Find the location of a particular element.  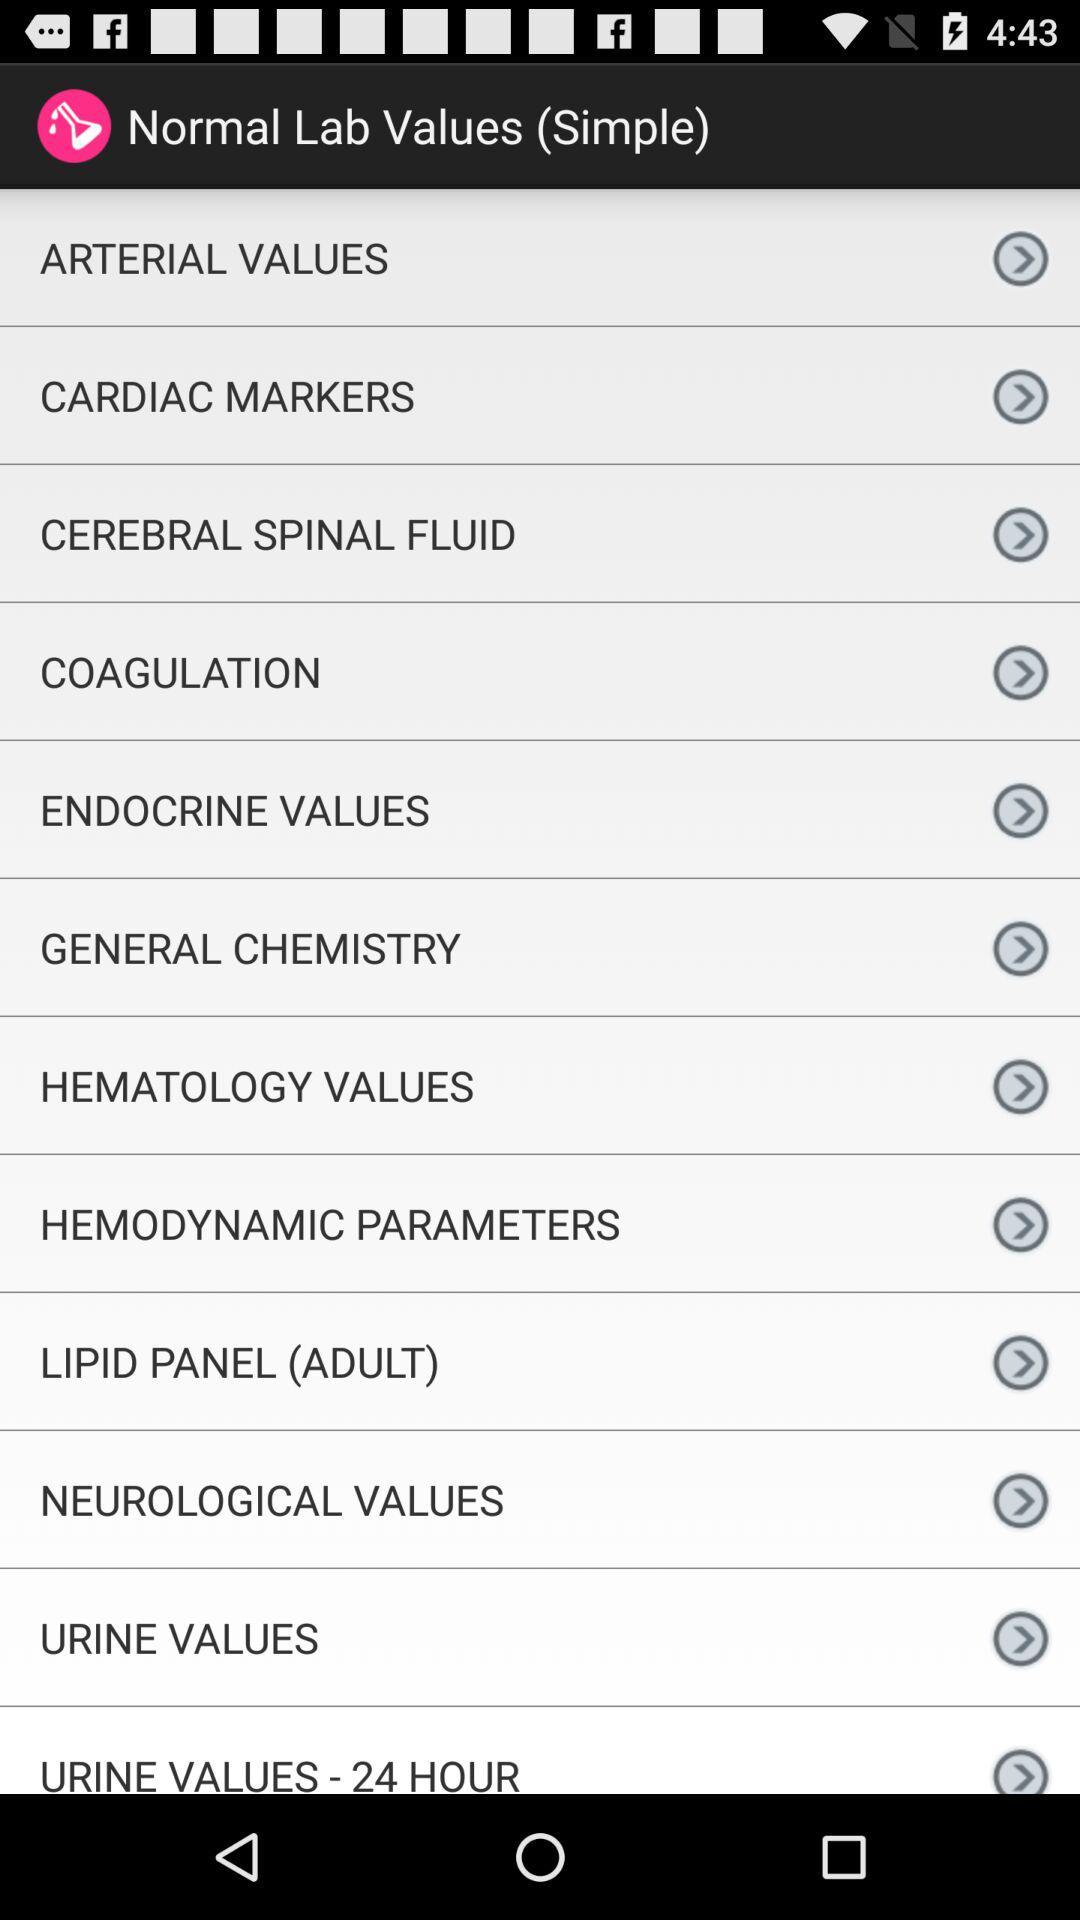

lipid panel (adult) item is located at coordinates (480, 1360).